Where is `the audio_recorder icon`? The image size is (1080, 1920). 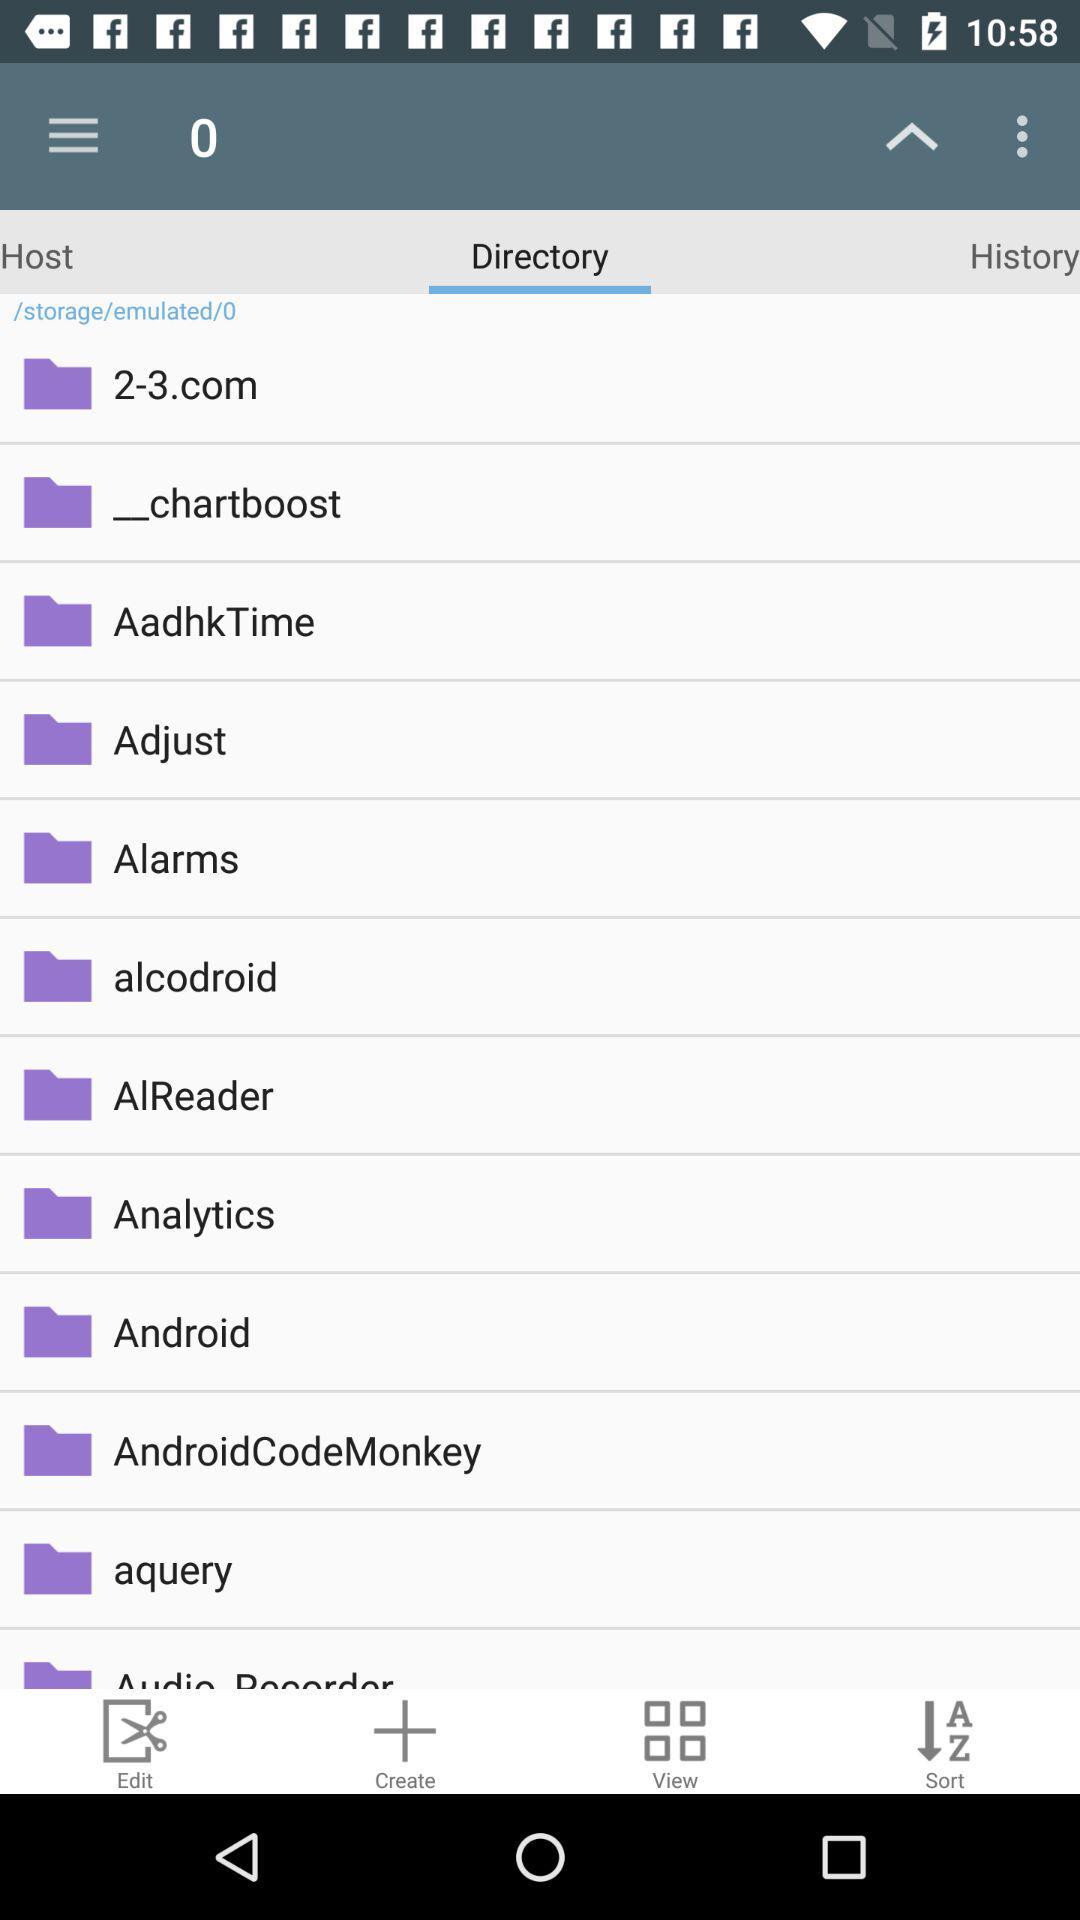
the audio_recorder icon is located at coordinates (582, 1674).